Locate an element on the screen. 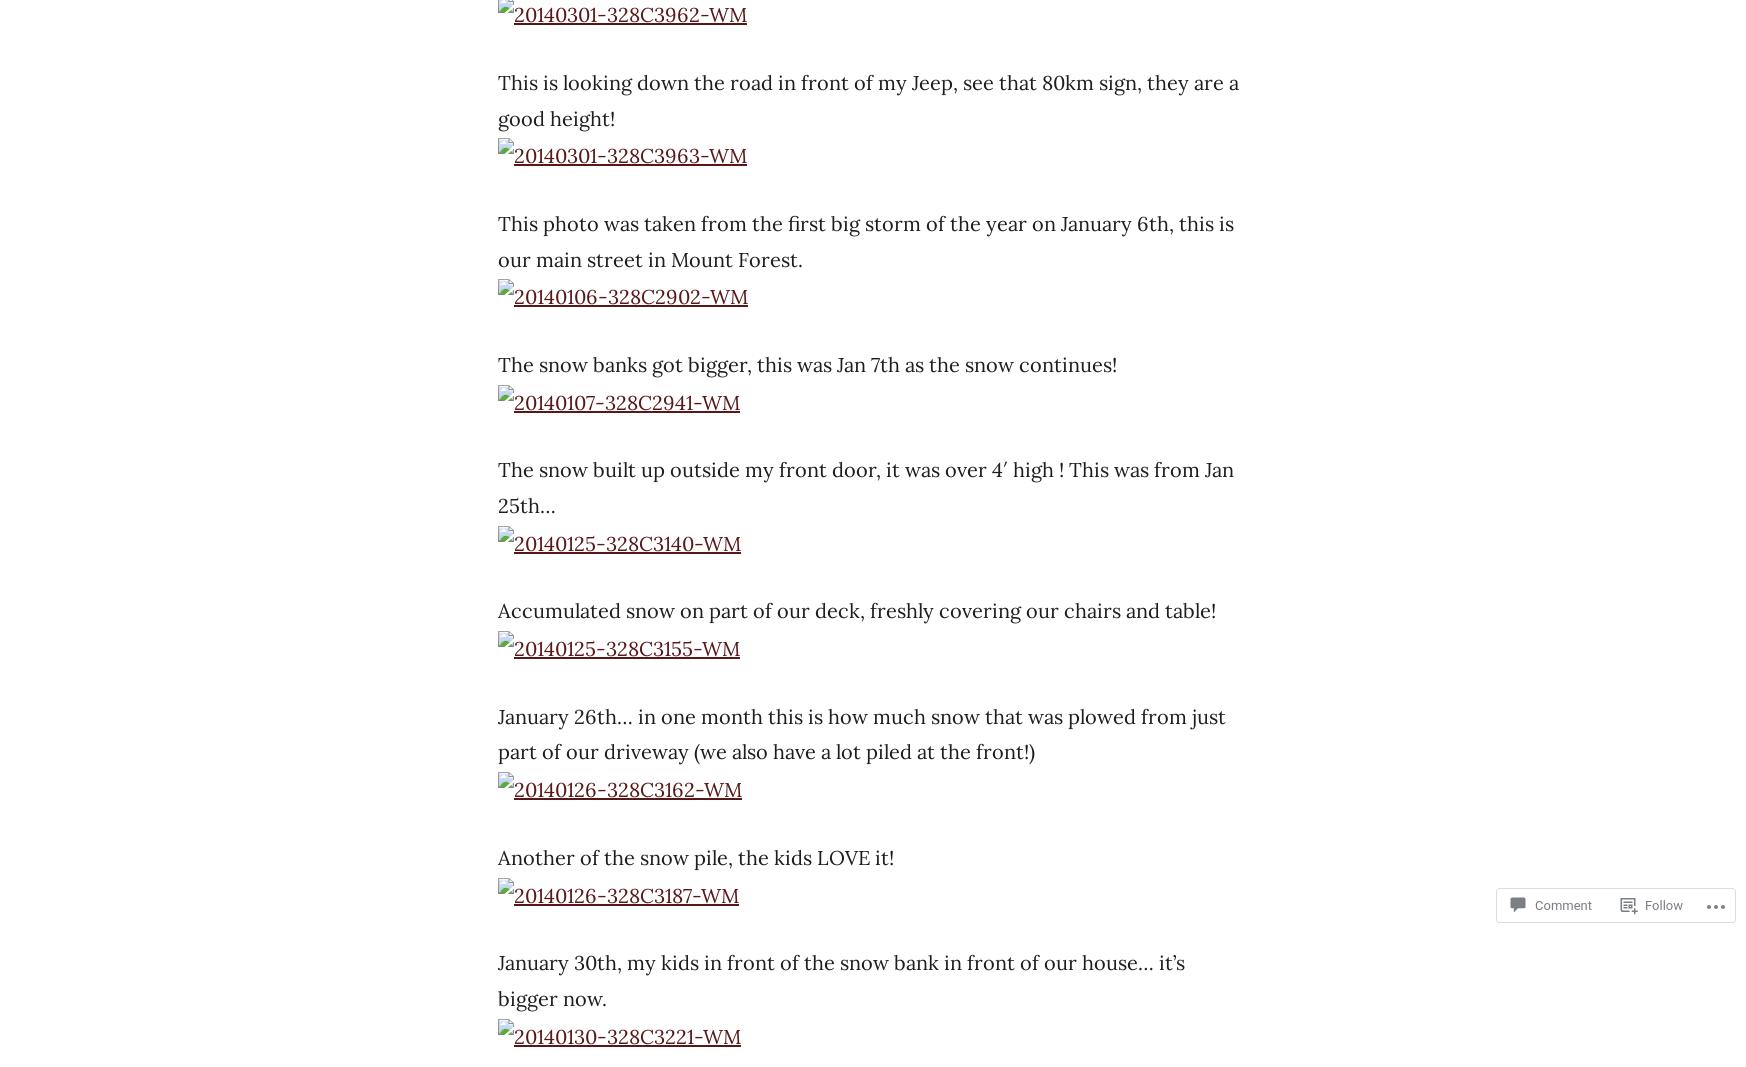 The image size is (1746, 1067). 'The snow built up outside my front door, it was over 4′ high ! This was from Jan 25th…' is located at coordinates (866, 485).